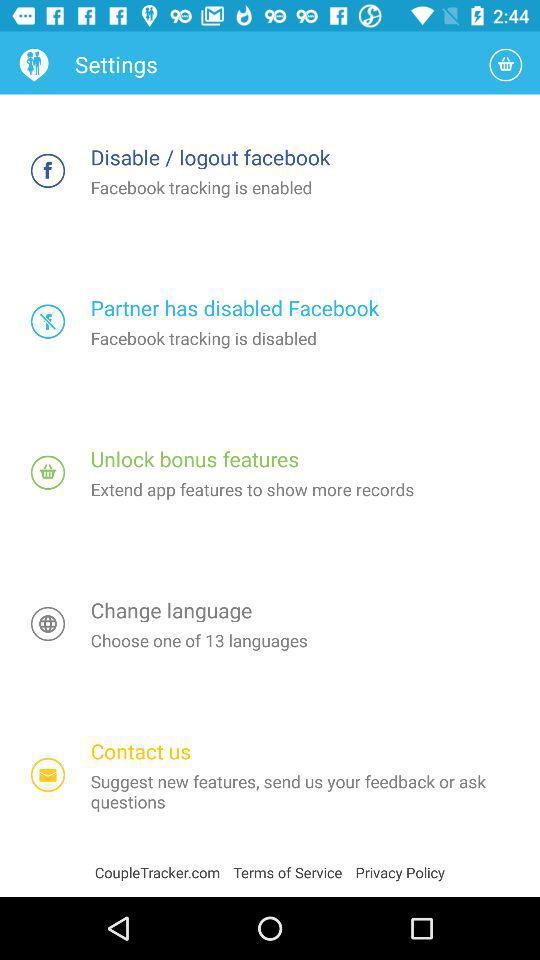 This screenshot has width=540, height=960. Describe the element at coordinates (400, 871) in the screenshot. I see `privacy policy item` at that location.